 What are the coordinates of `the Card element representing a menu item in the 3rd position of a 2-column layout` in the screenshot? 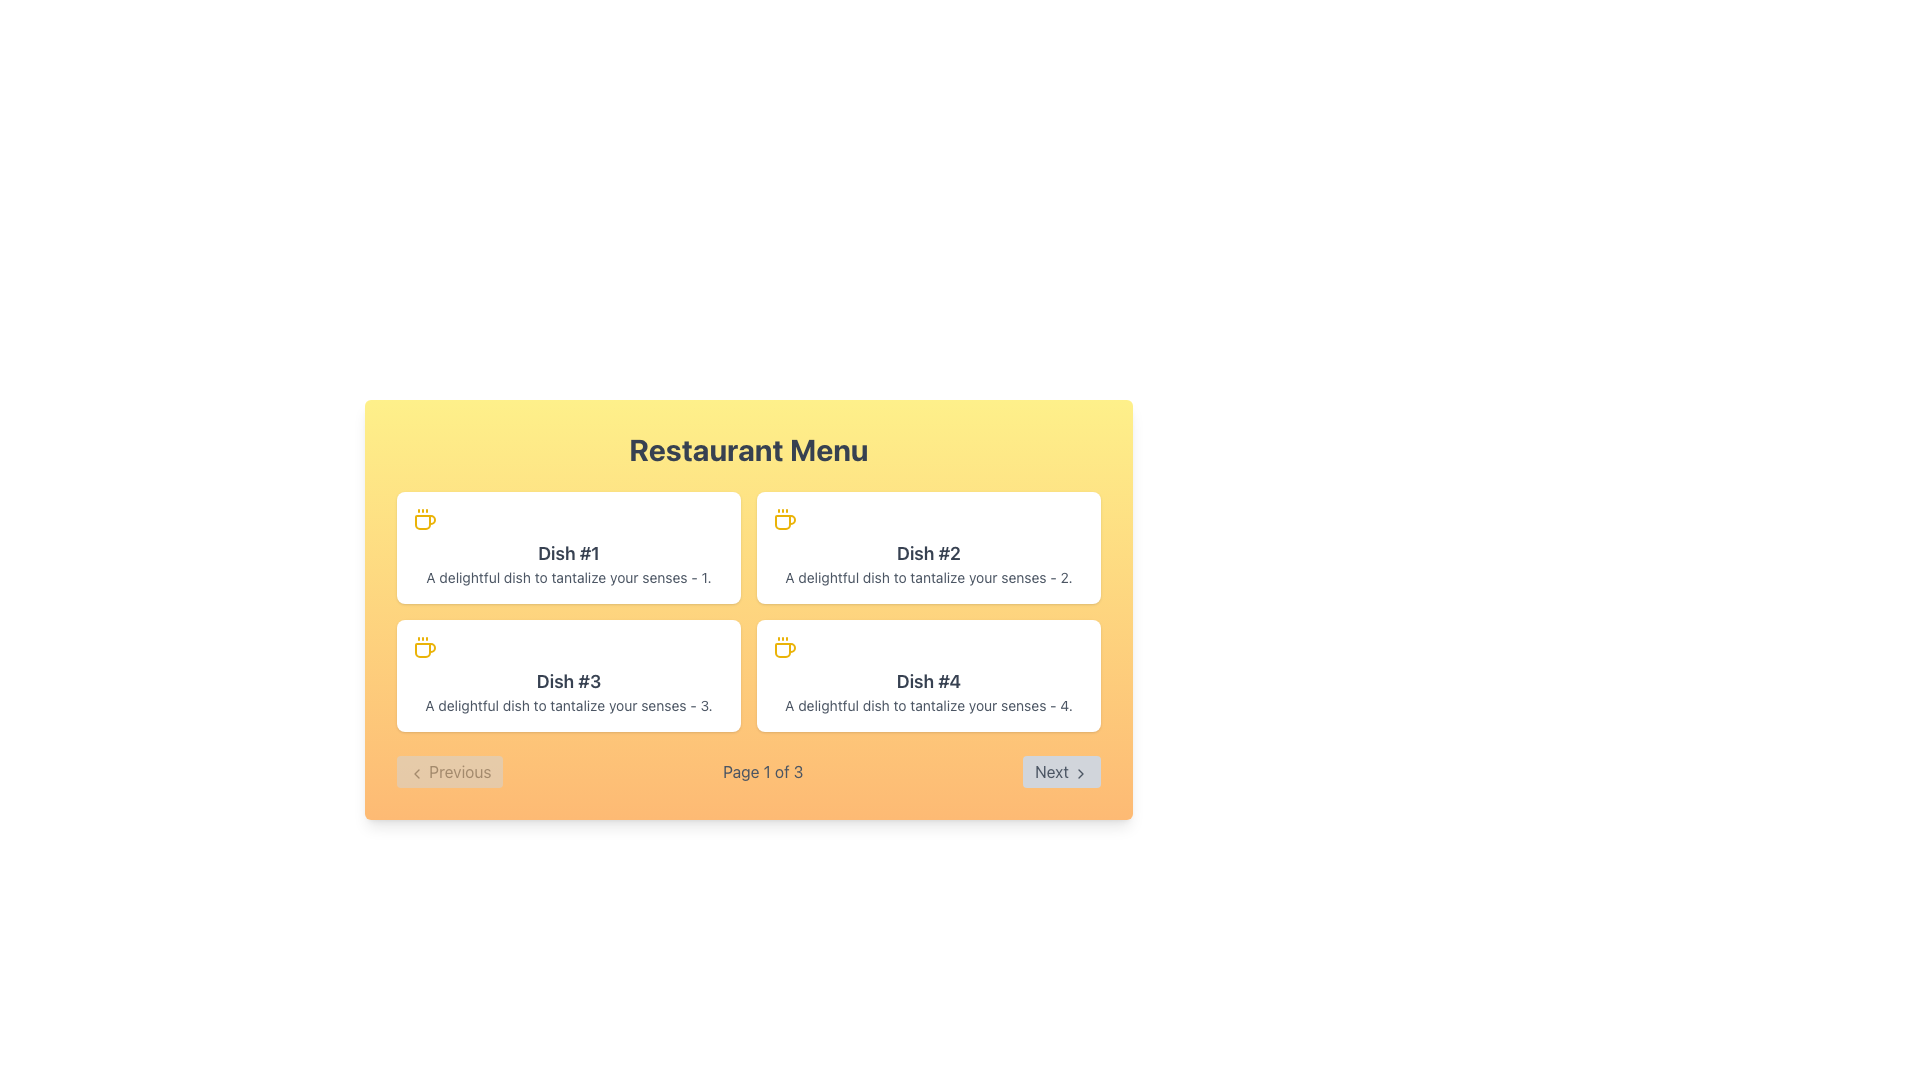 It's located at (568, 675).